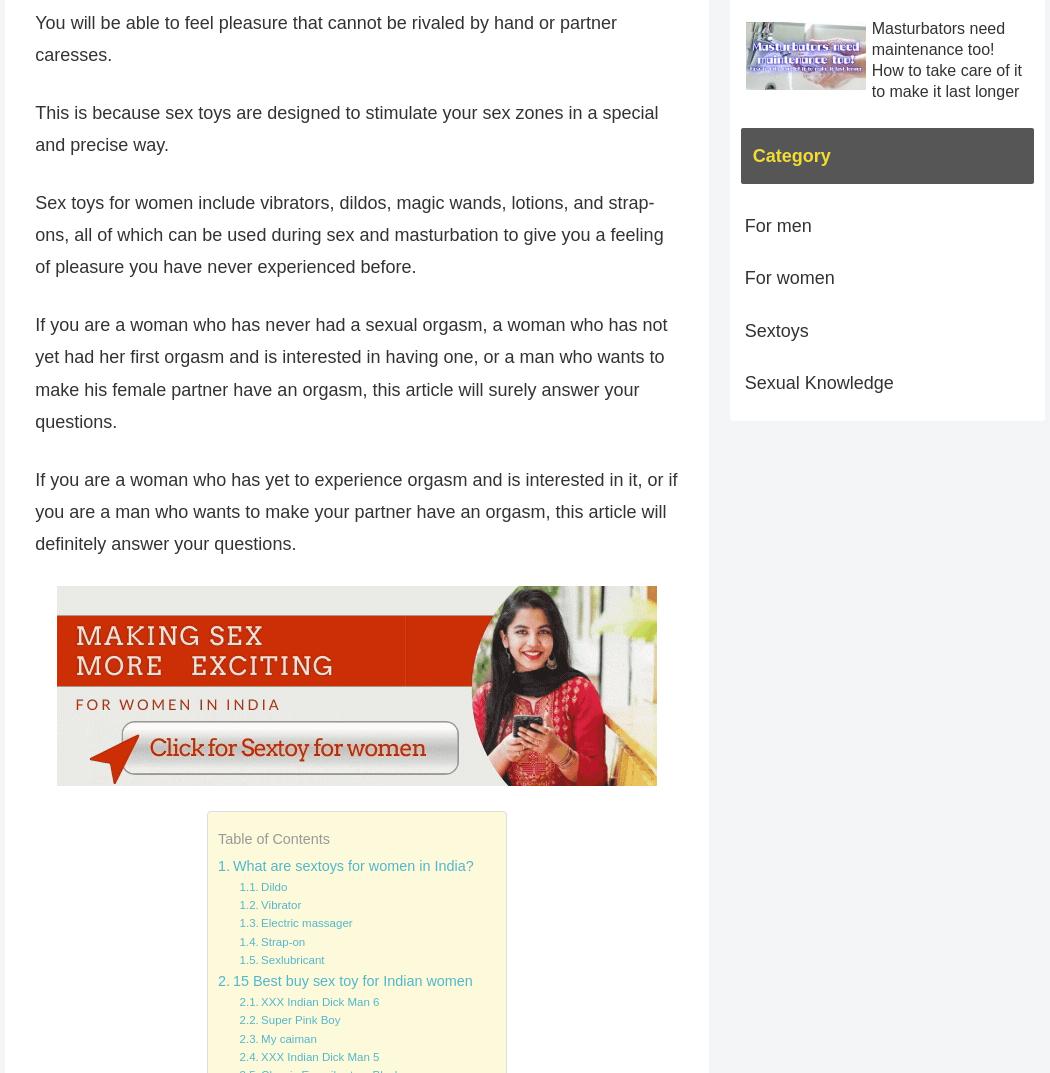 The image size is (1050, 1073). What do you see at coordinates (281, 941) in the screenshot?
I see `'Strap-on'` at bounding box center [281, 941].